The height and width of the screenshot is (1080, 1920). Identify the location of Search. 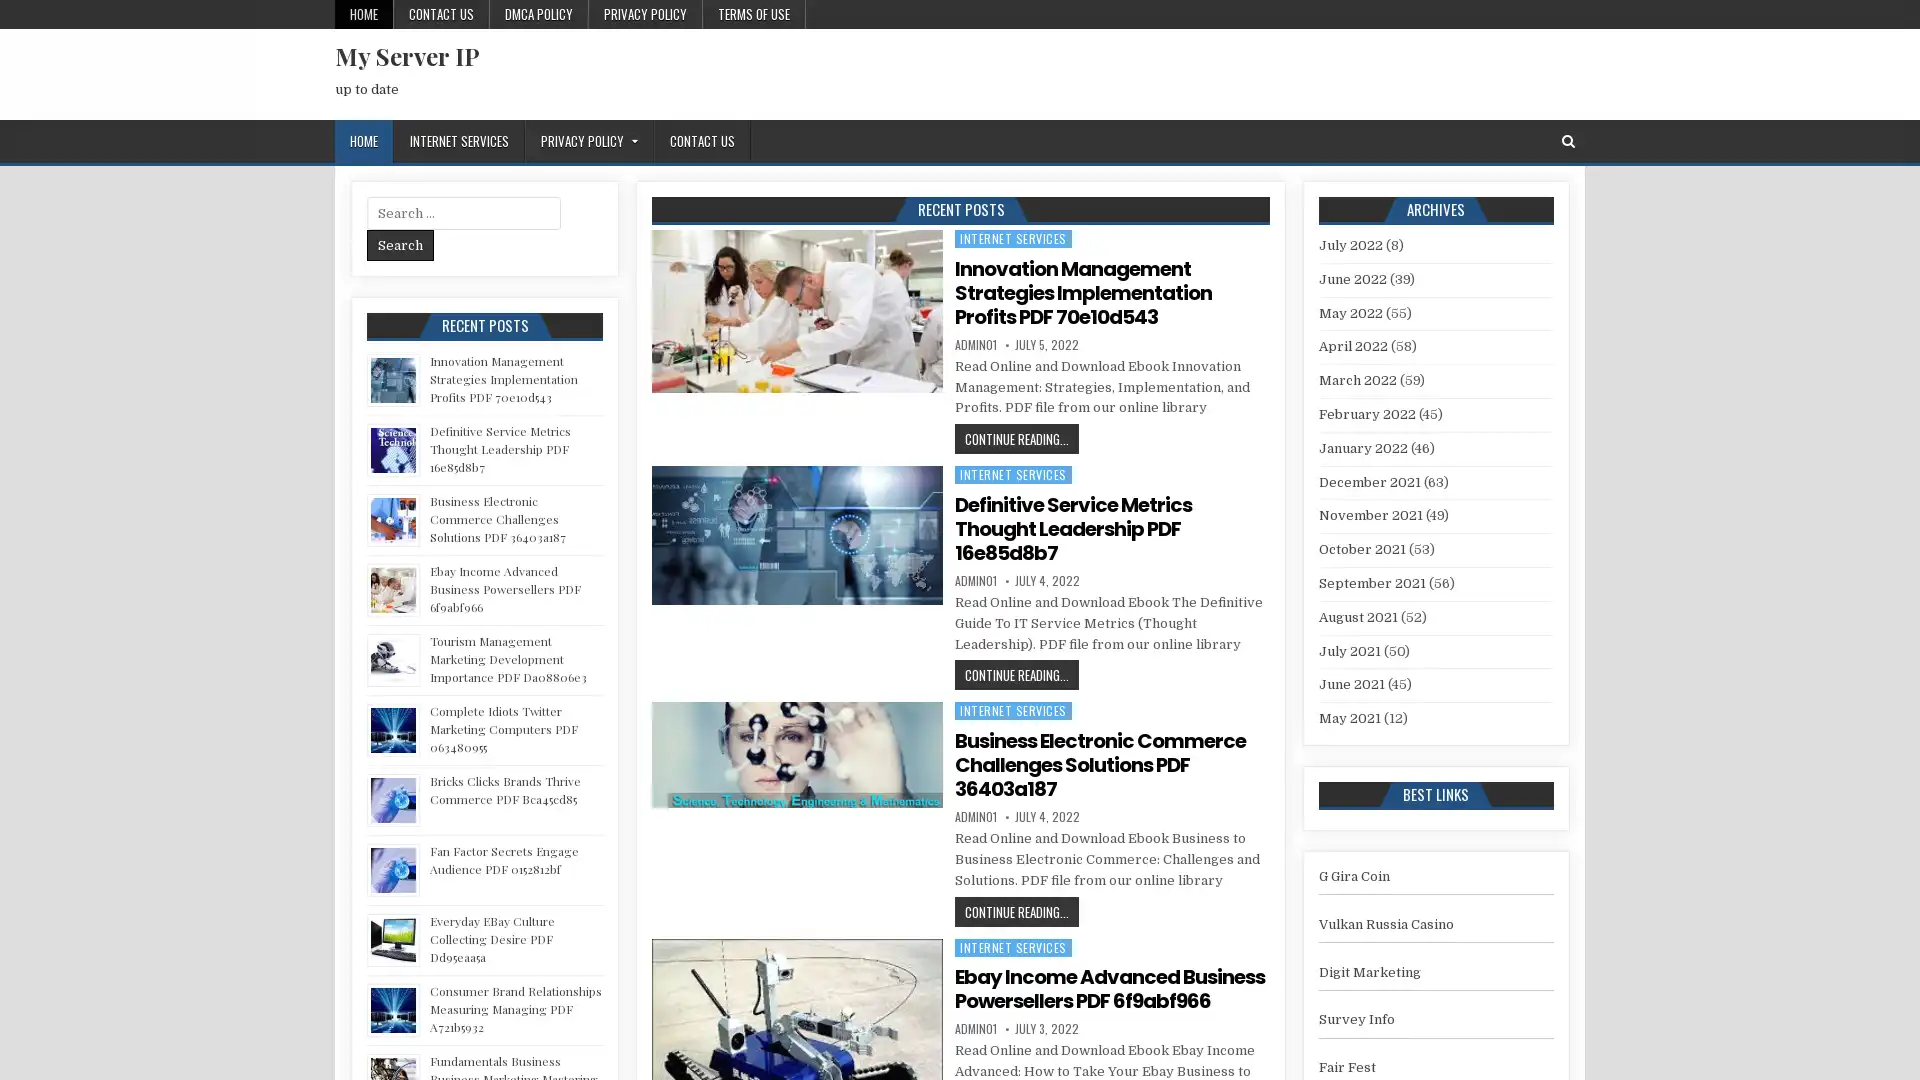
(400, 244).